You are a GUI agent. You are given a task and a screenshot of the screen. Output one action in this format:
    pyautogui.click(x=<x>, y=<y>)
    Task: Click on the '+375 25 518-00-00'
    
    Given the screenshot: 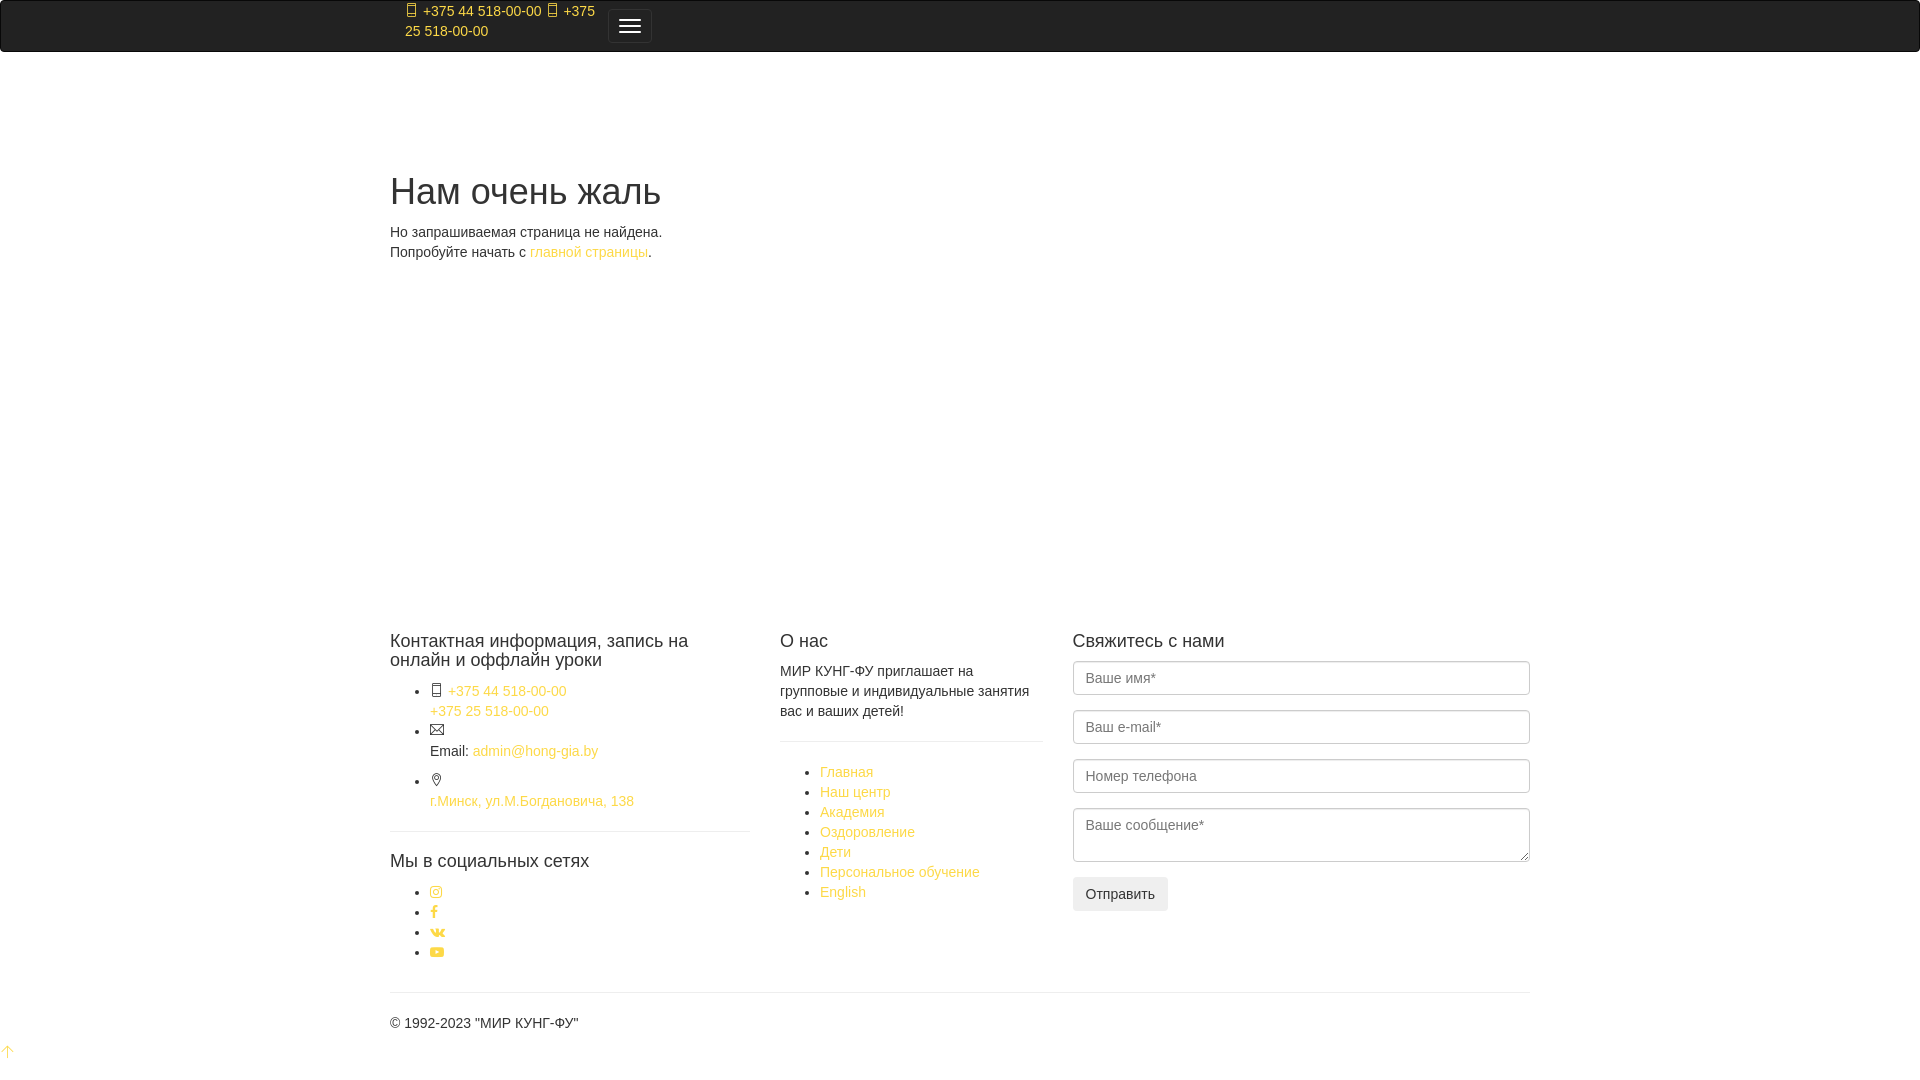 What is the action you would take?
    pyautogui.click(x=499, y=20)
    